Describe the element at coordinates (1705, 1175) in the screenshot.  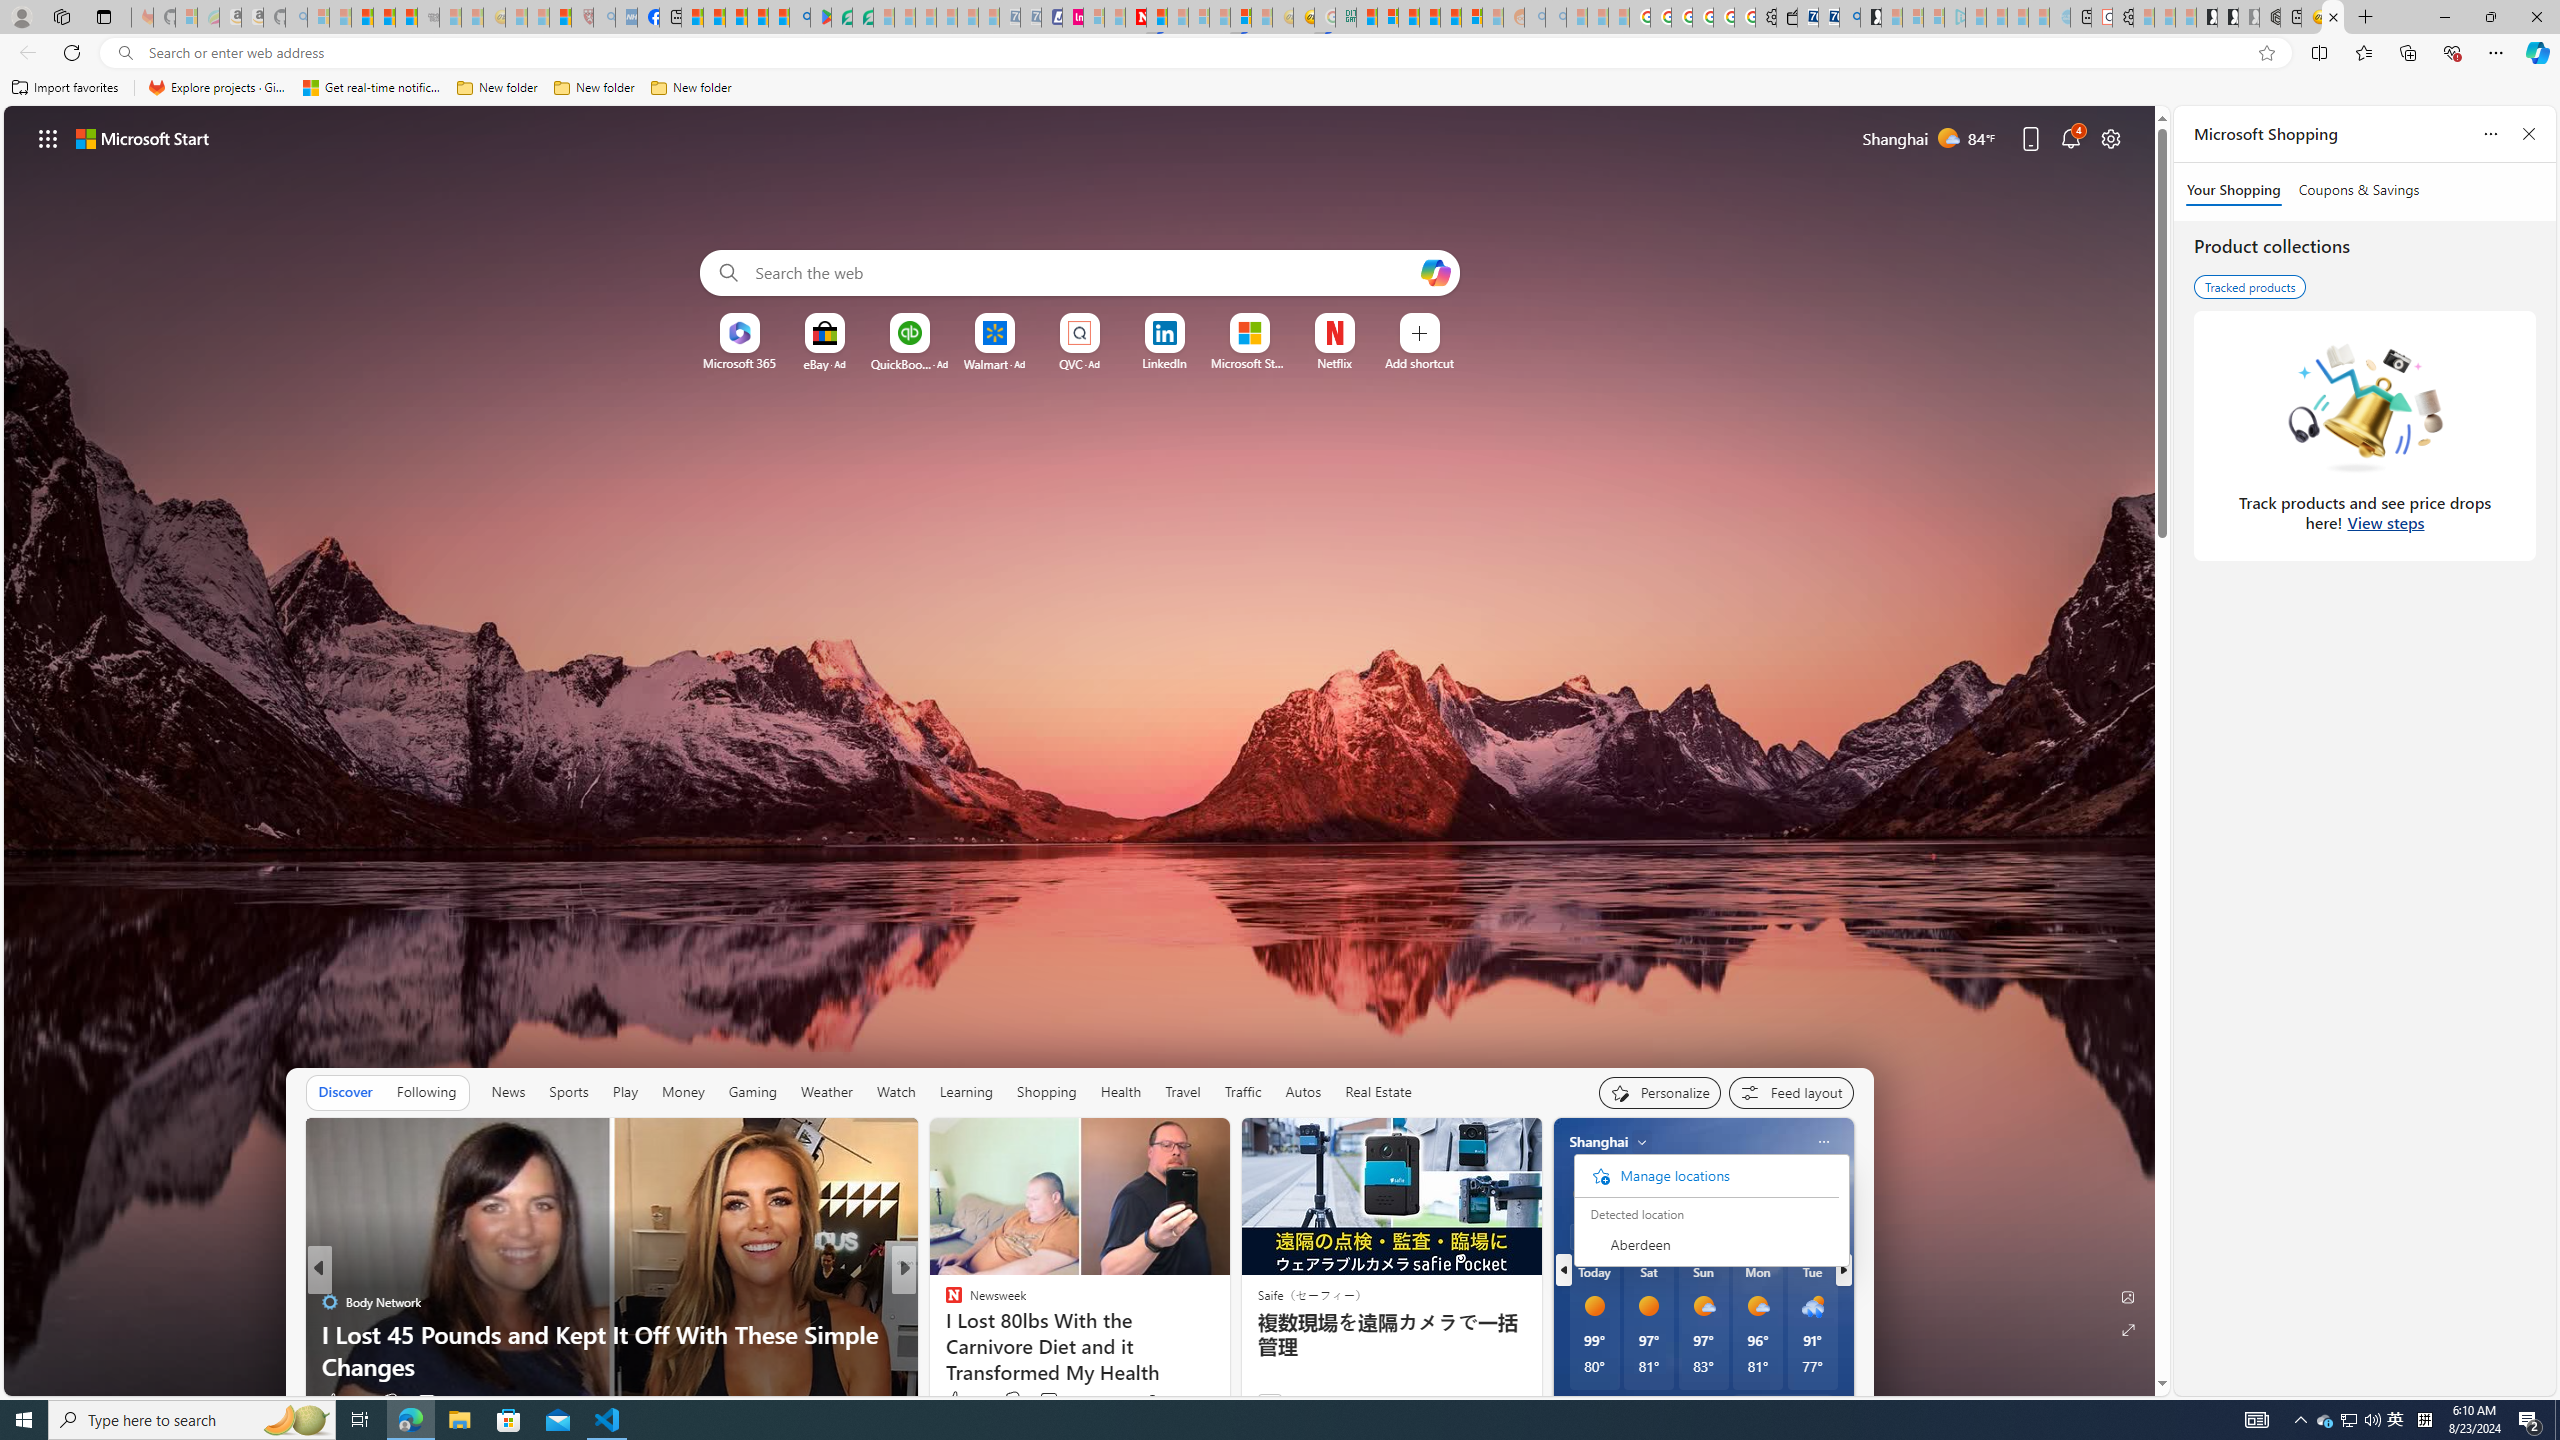
I see `'Manage locations'` at that location.